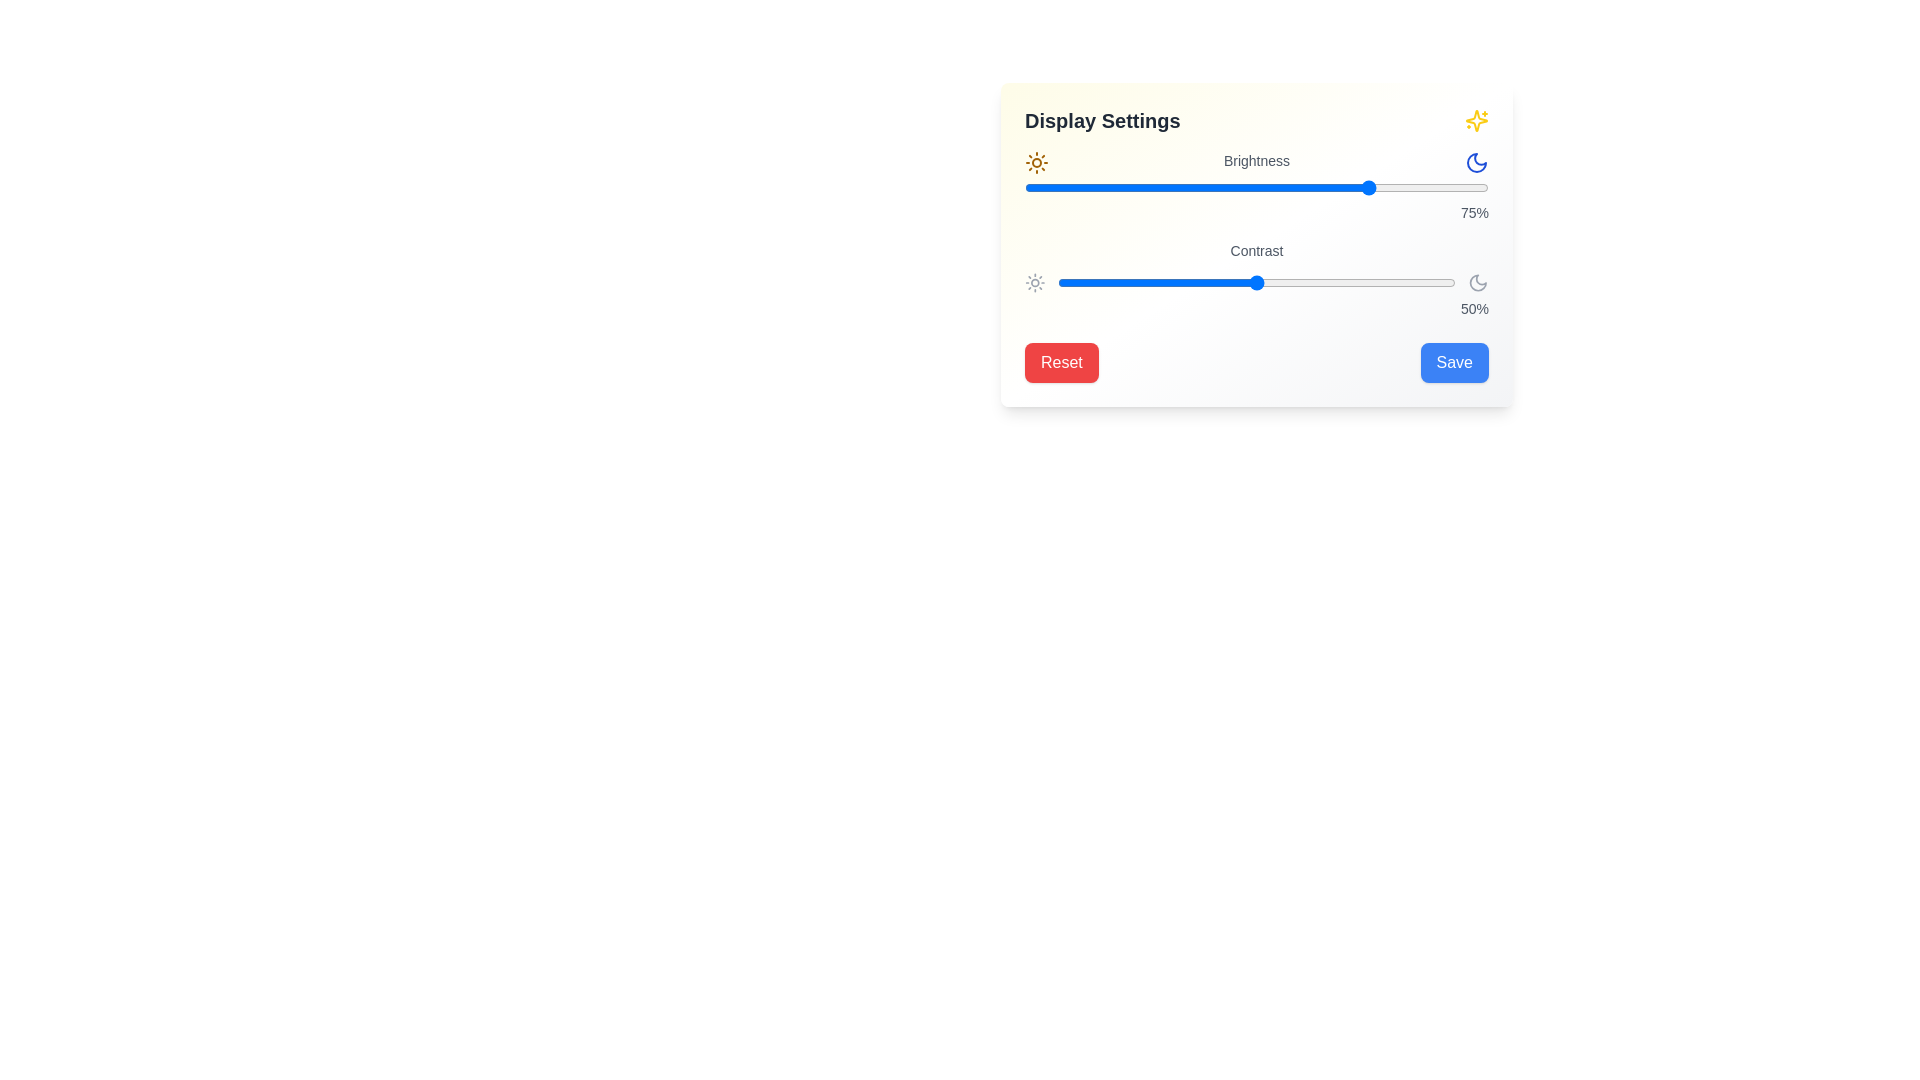  What do you see at coordinates (1255, 282) in the screenshot?
I see `the contrast level` at bounding box center [1255, 282].